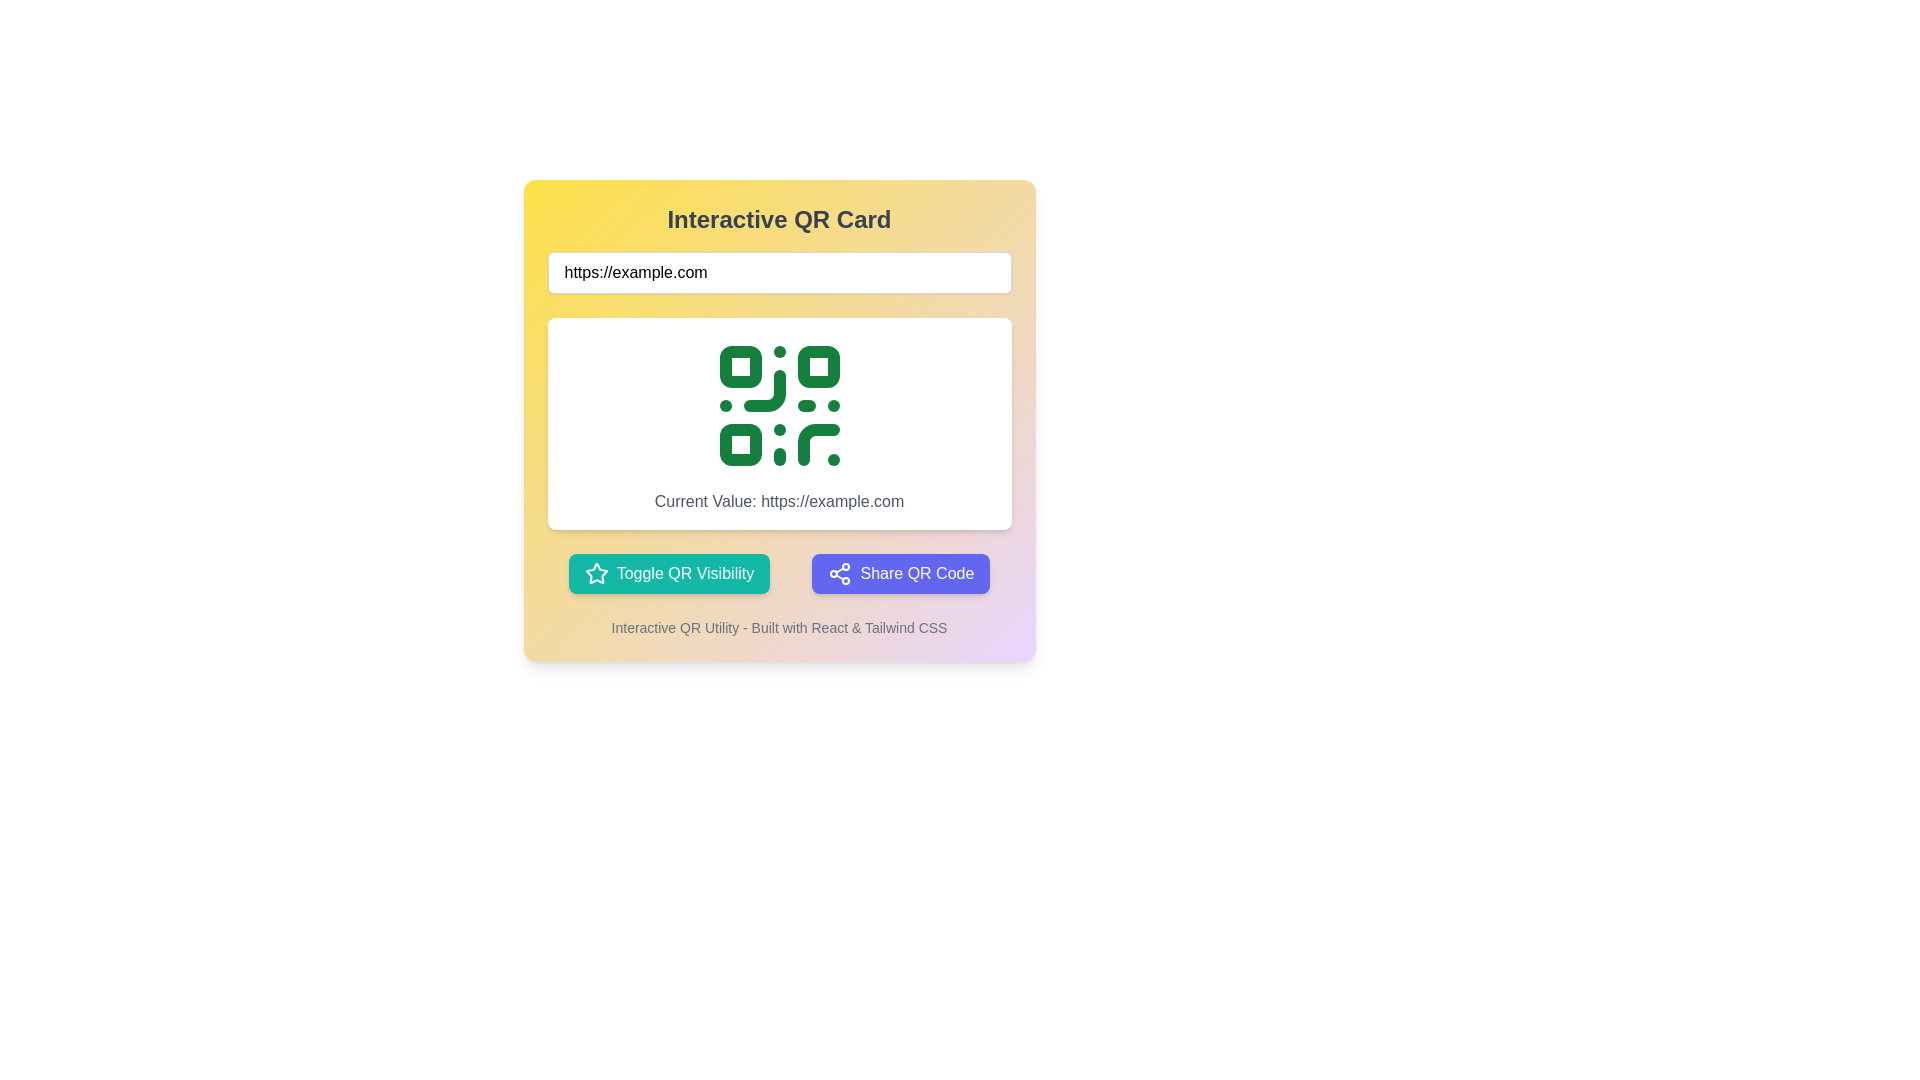 This screenshot has width=1920, height=1080. I want to click on the small green square with rounded corners located in the top-left part of the QR code graphic, so click(739, 366).